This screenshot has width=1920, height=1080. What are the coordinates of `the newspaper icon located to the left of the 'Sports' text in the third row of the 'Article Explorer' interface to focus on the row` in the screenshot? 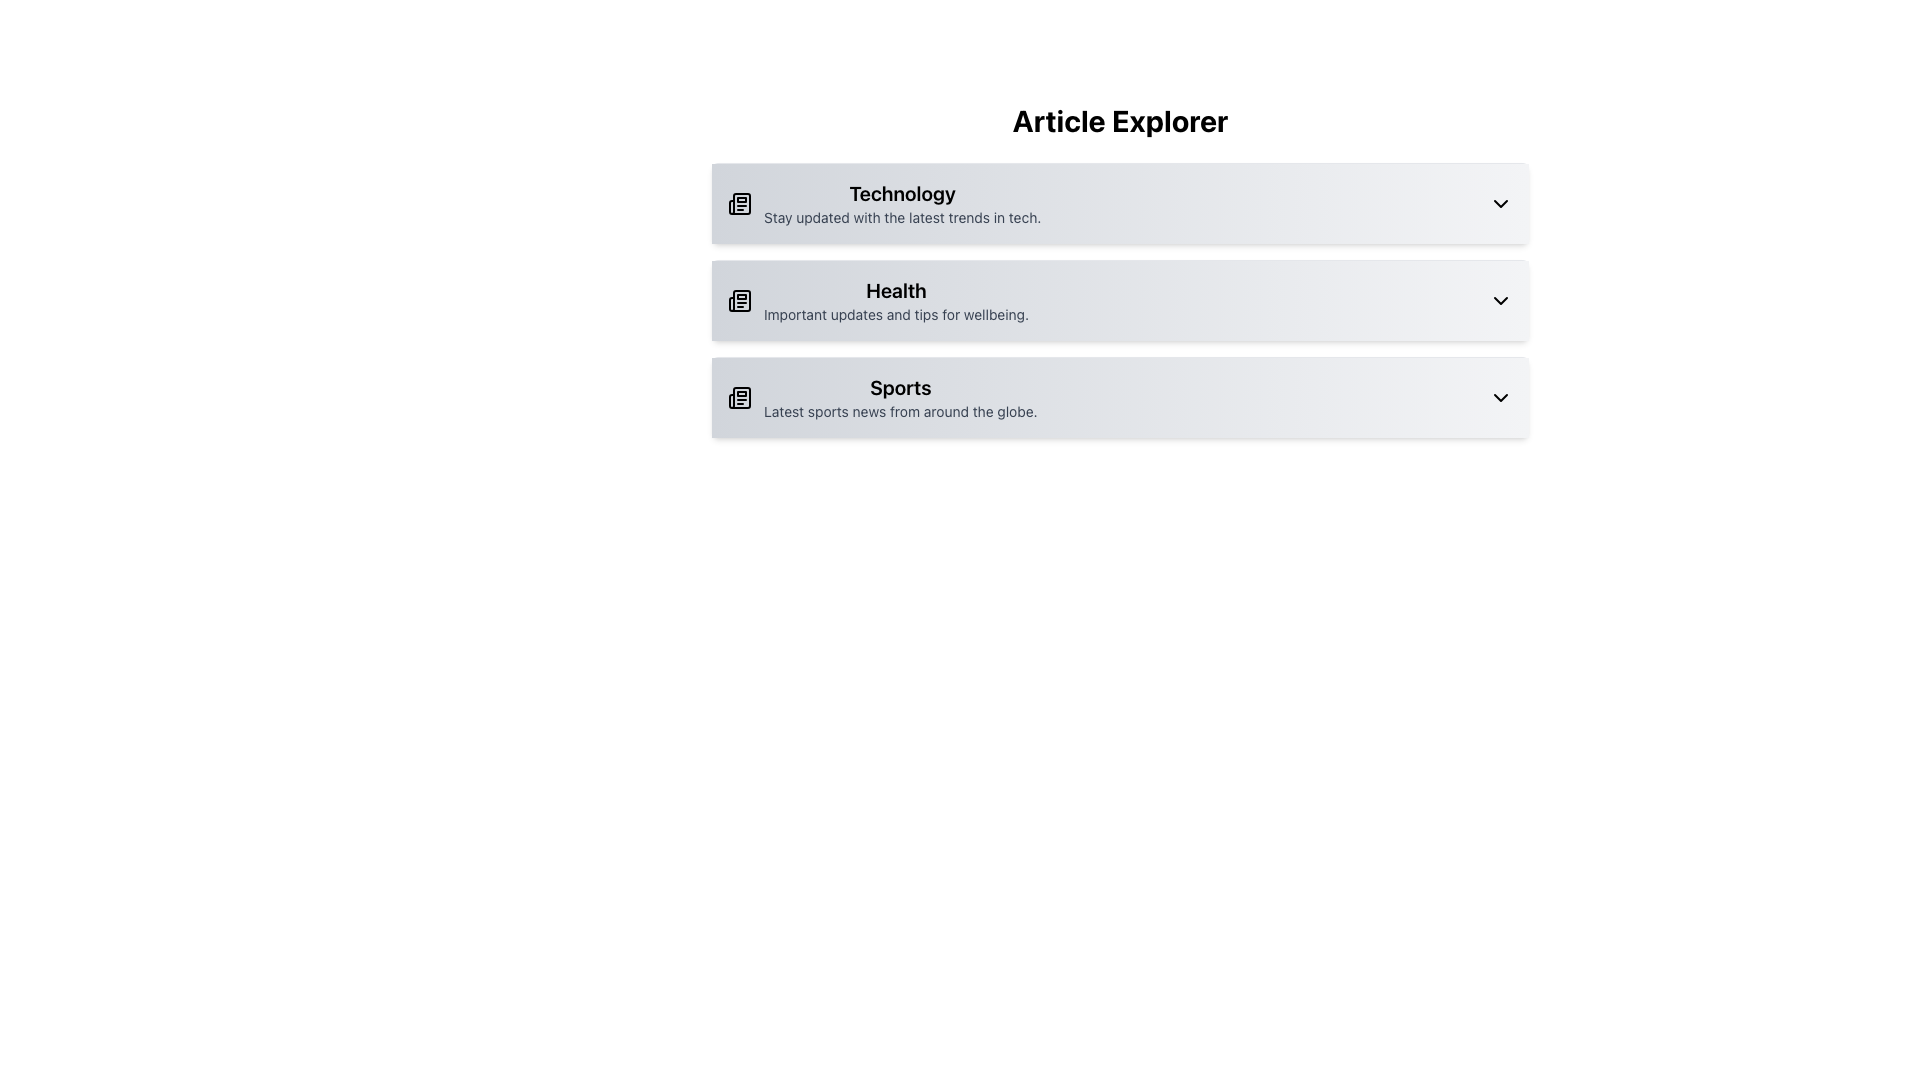 It's located at (738, 397).